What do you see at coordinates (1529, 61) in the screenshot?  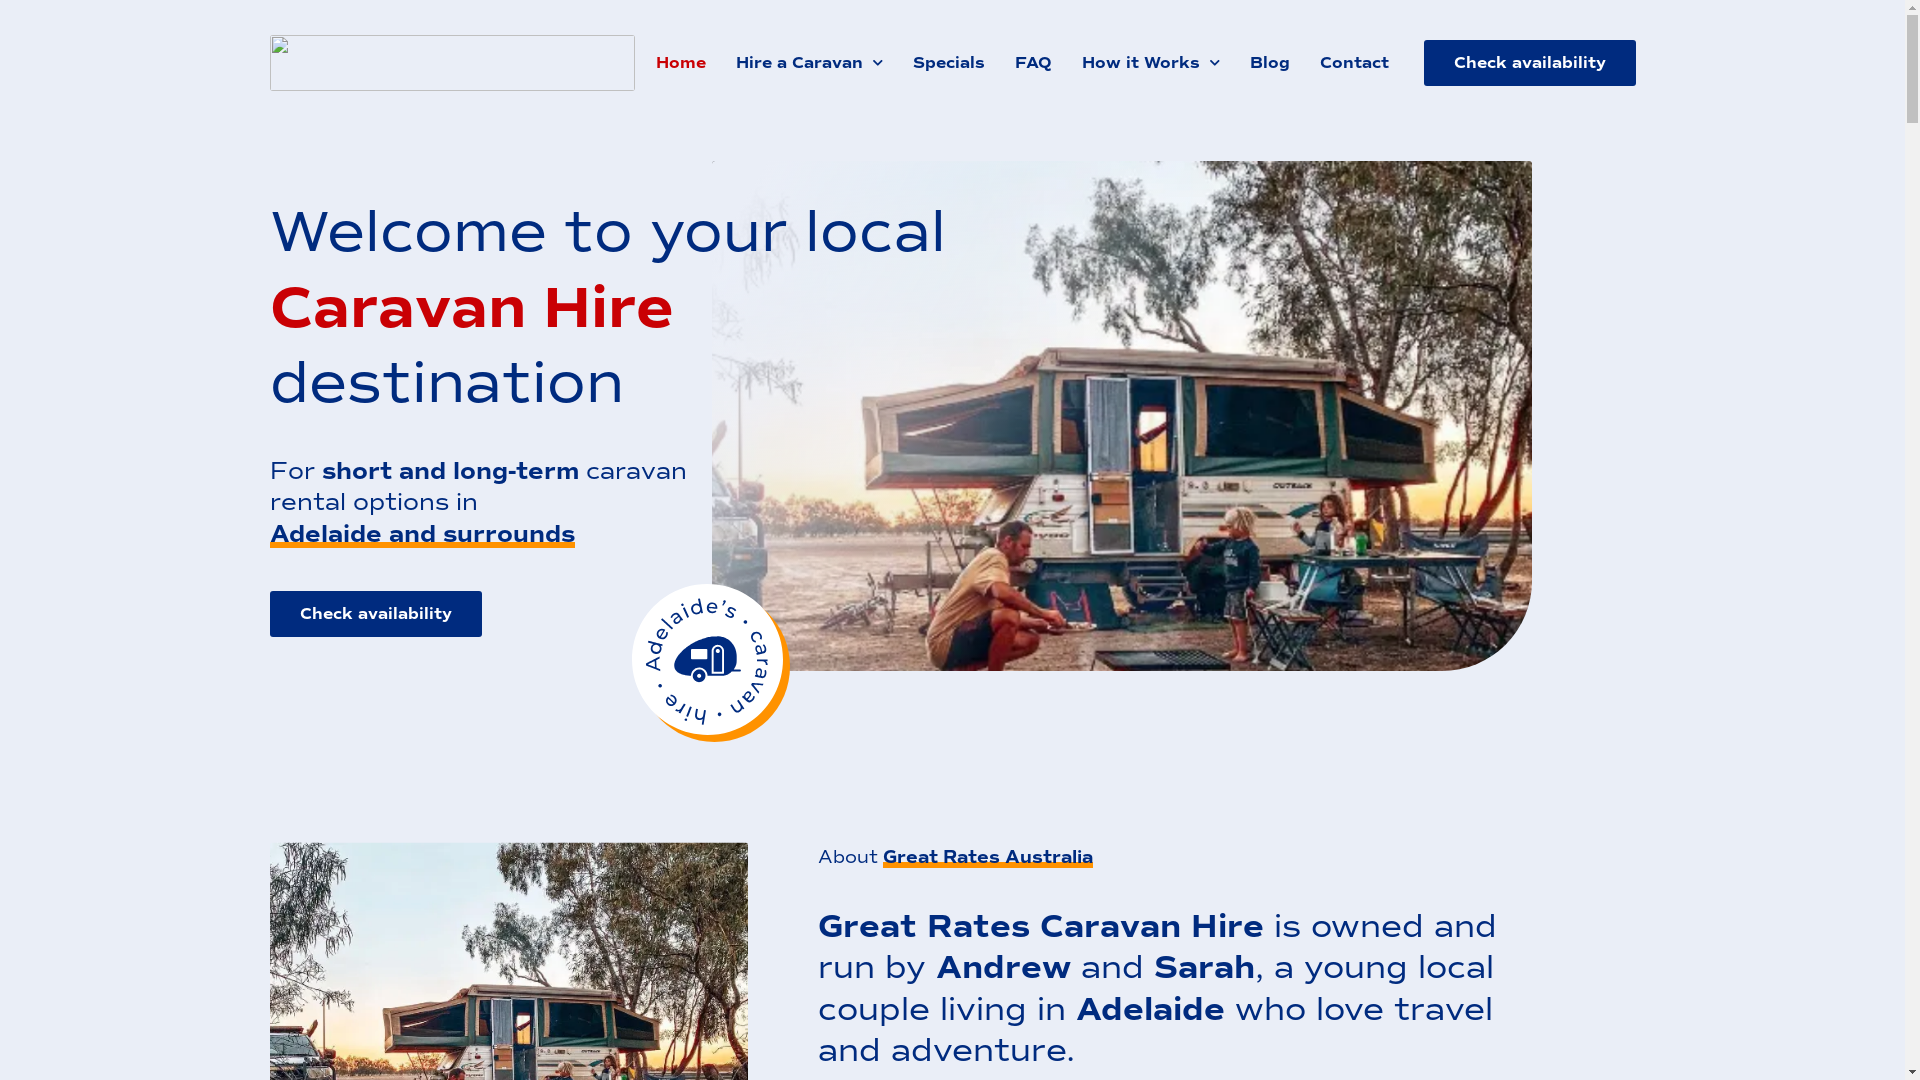 I see `'Check availability'` at bounding box center [1529, 61].